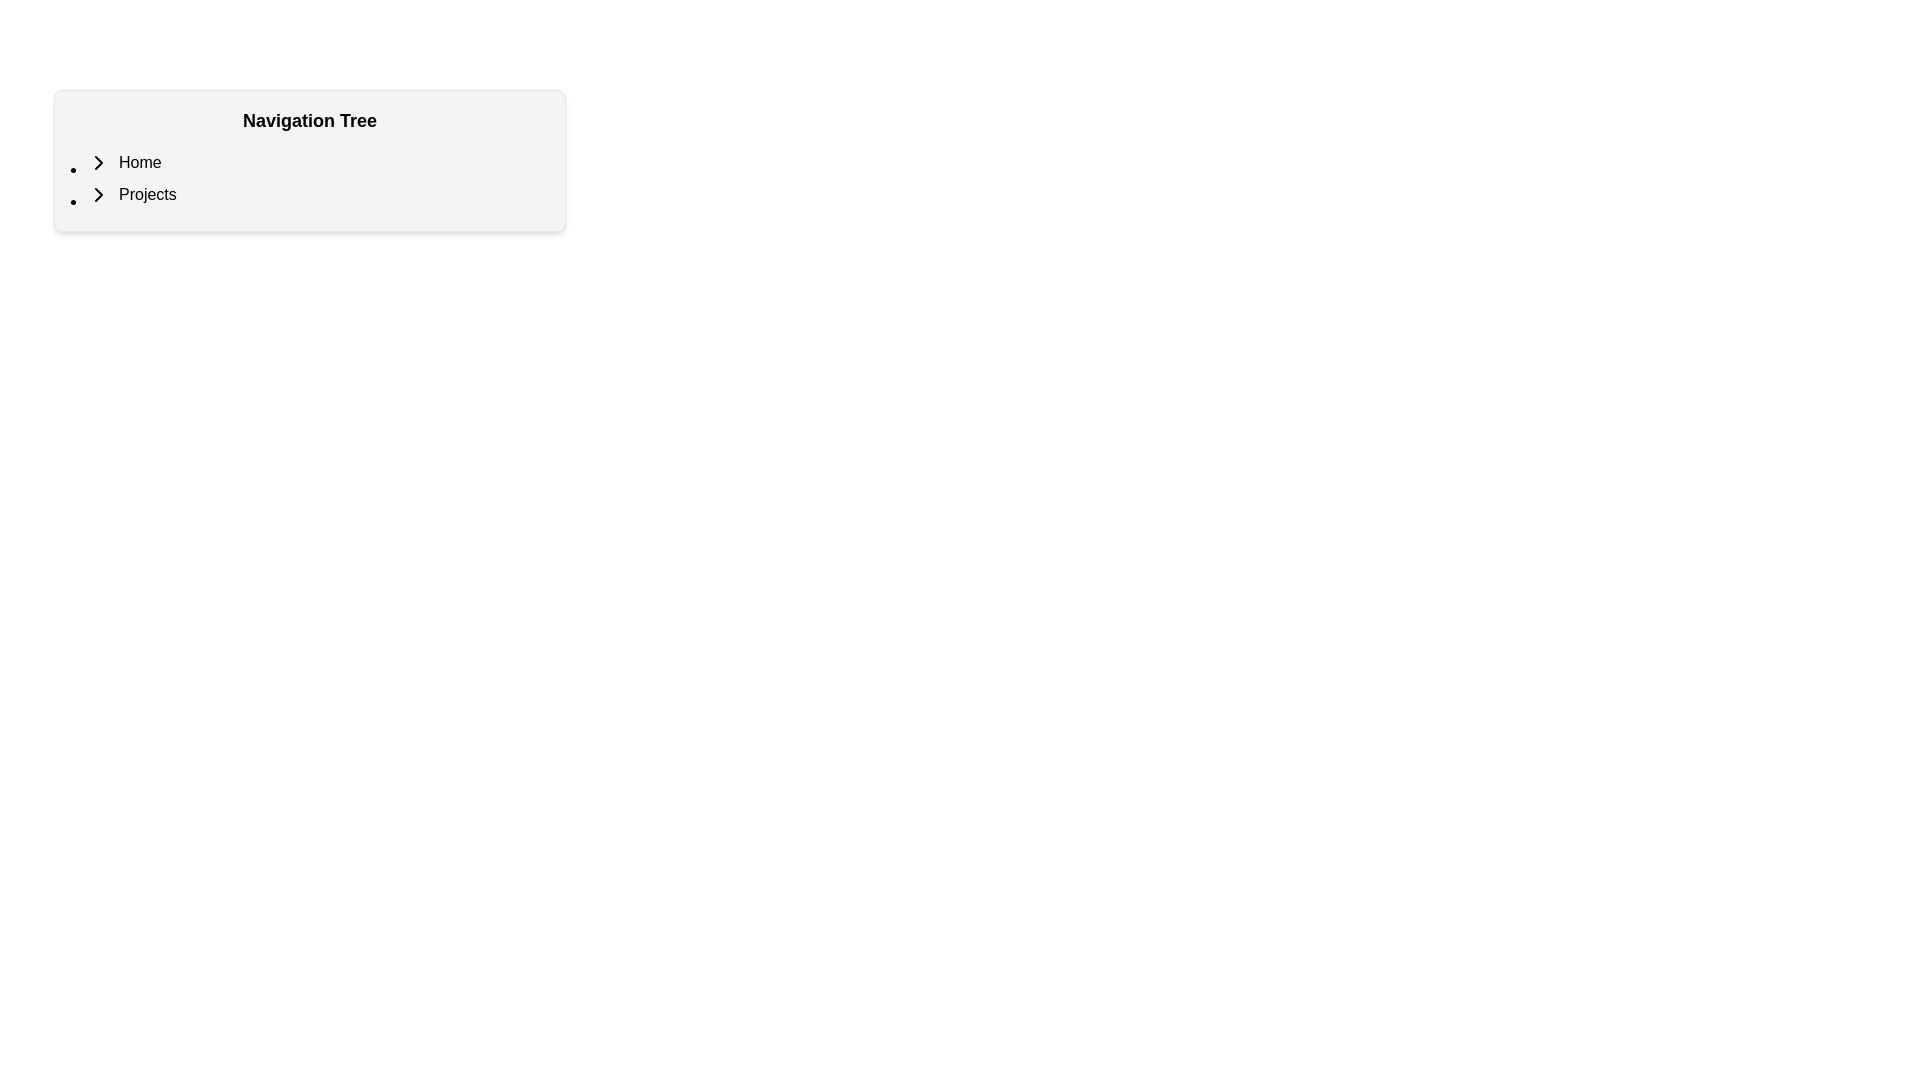 This screenshot has width=1920, height=1080. I want to click on the chevron icon button, which is styled with a minimalist design and located to the left of the 'Home' text in the navigation tree, so click(98, 161).